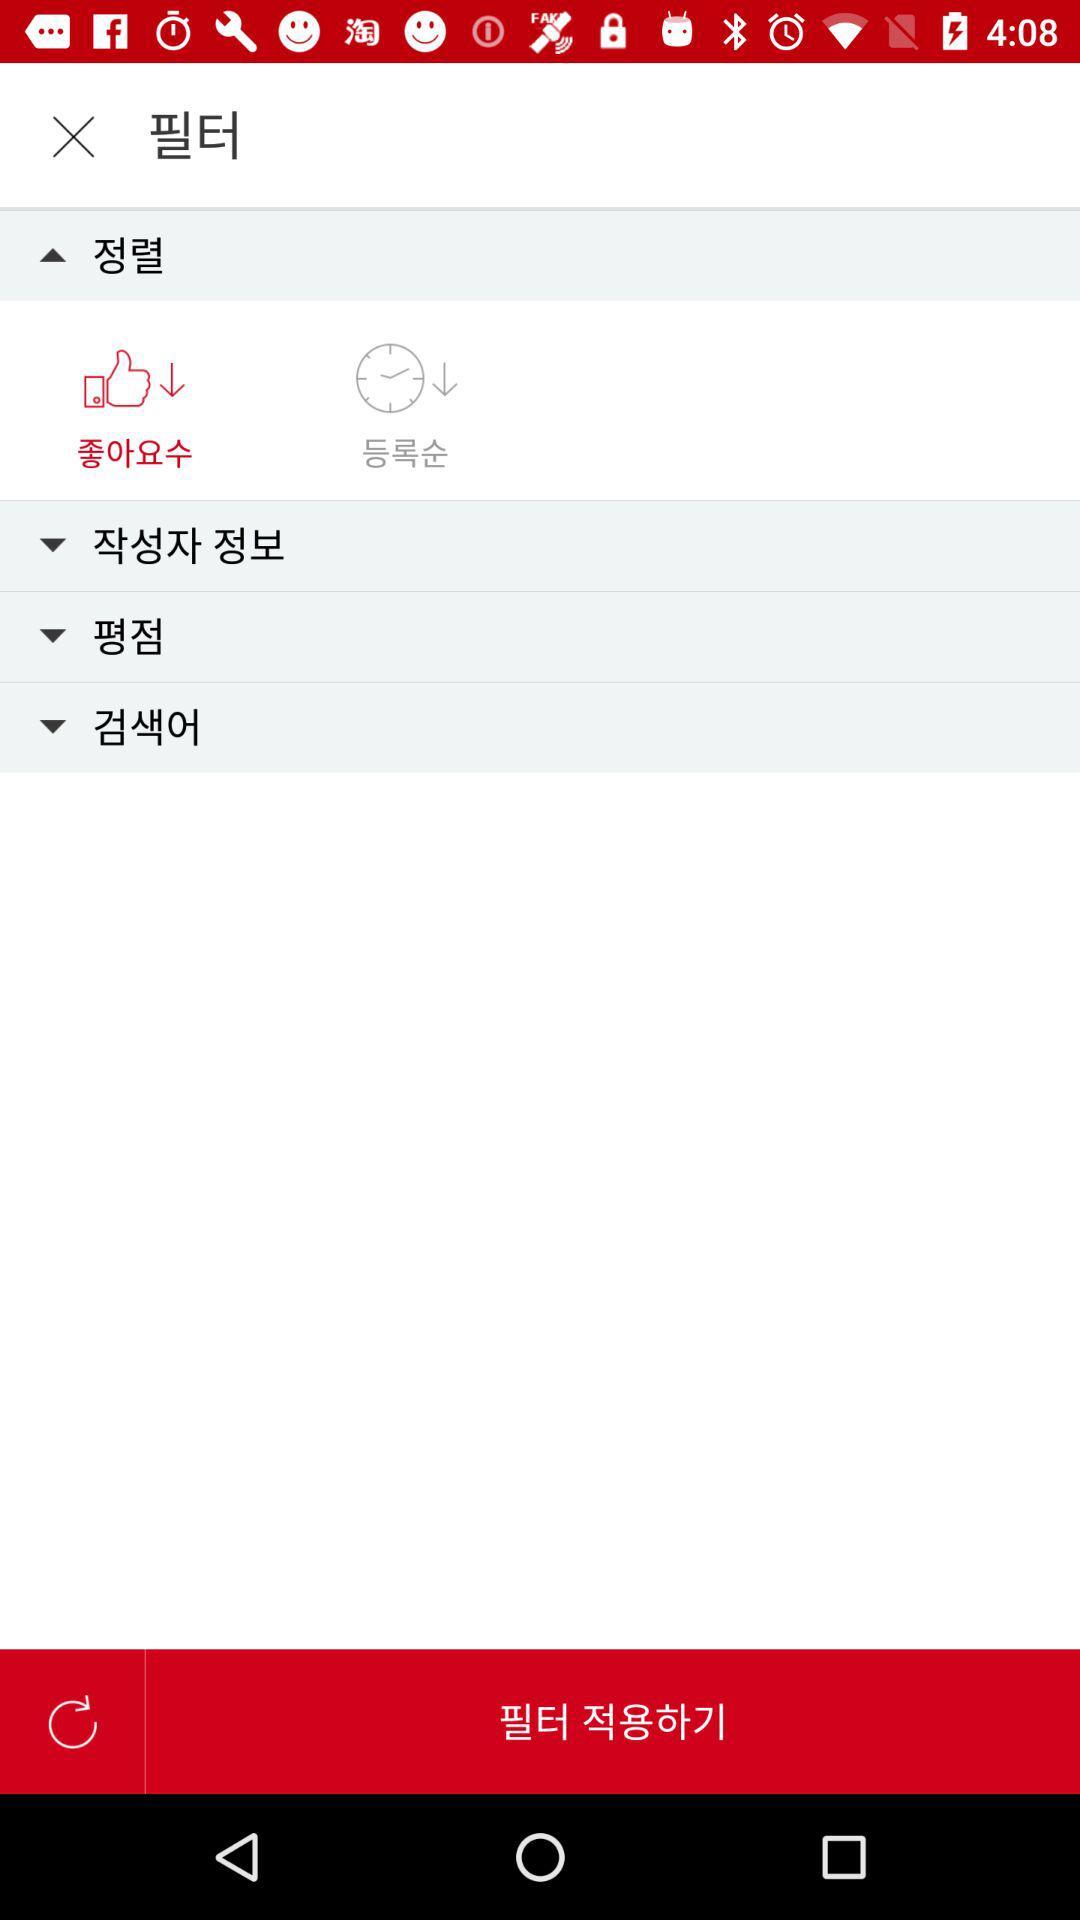 Image resolution: width=1080 pixels, height=1920 pixels. What do you see at coordinates (71, 1720) in the screenshot?
I see `the refresh icon` at bounding box center [71, 1720].